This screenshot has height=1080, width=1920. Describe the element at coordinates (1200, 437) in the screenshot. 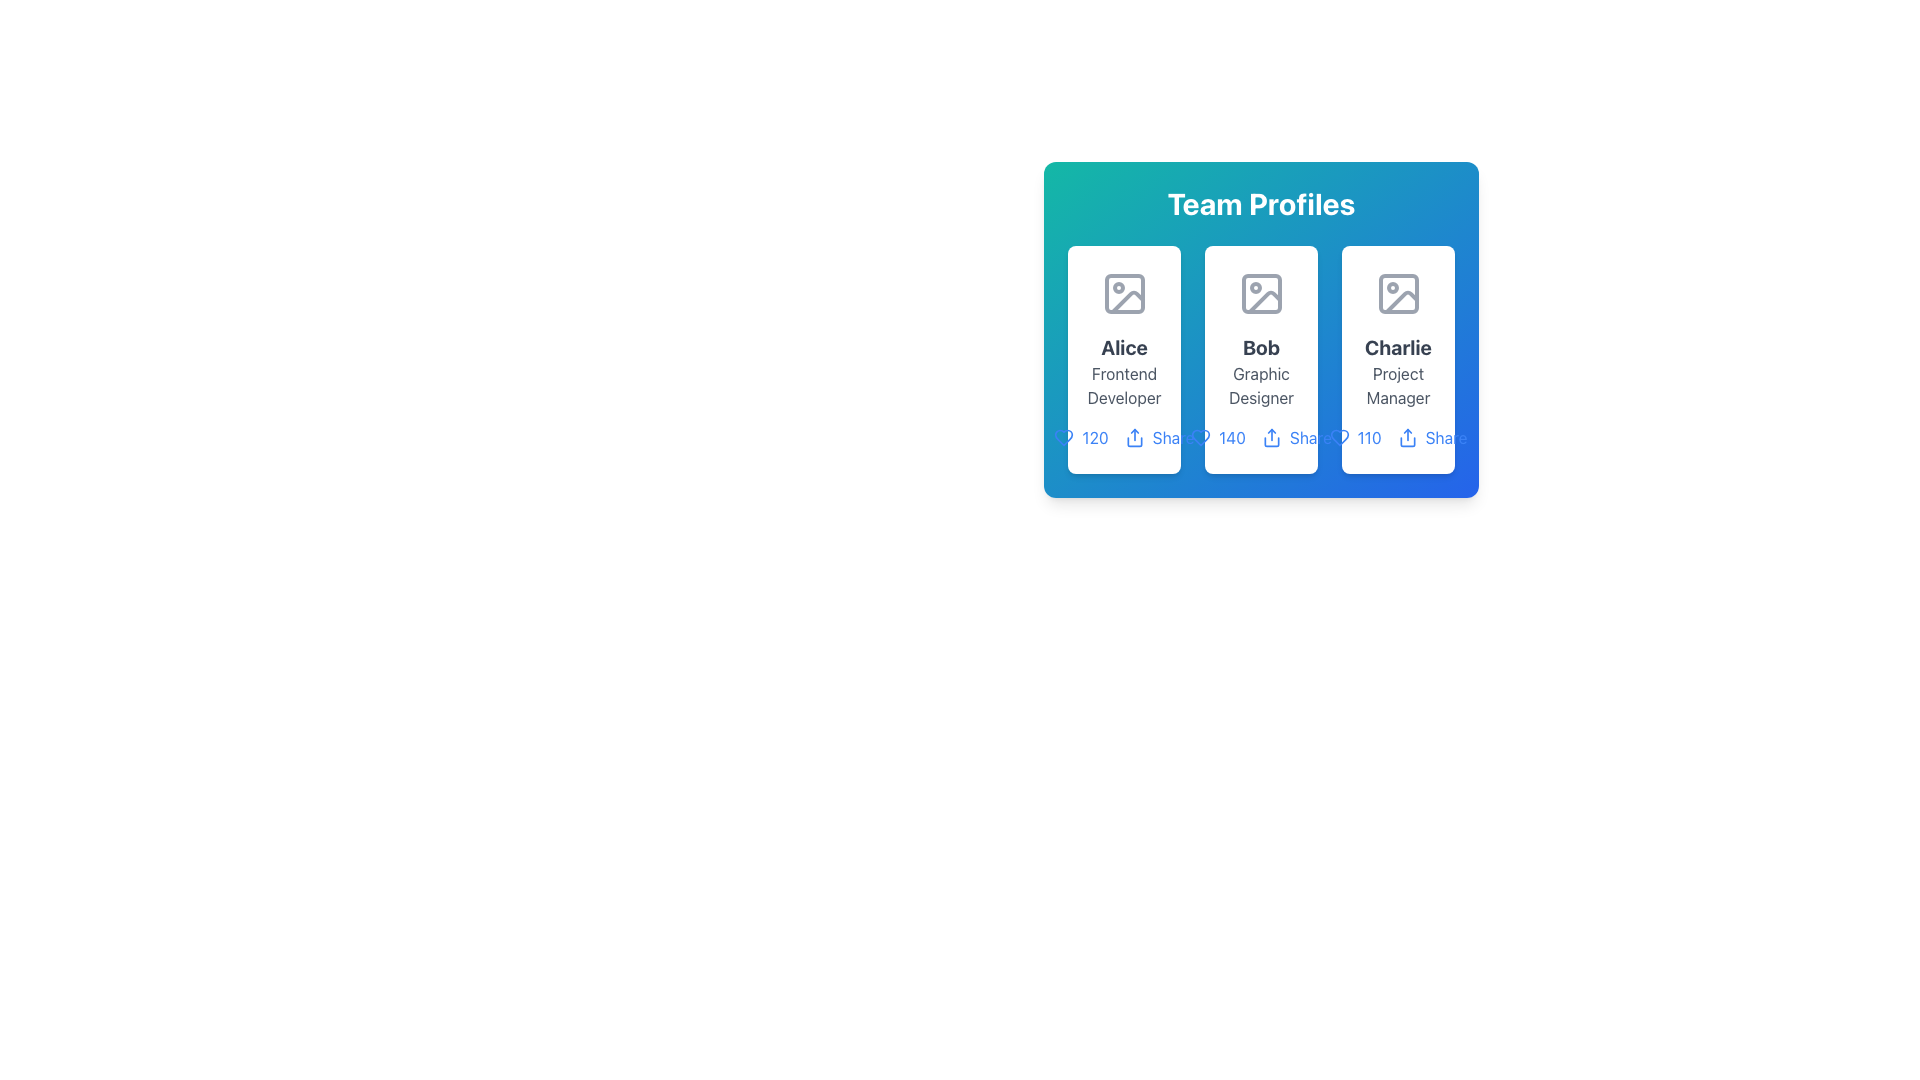

I see `the heart icon in the profile card for 'Bob'` at that location.